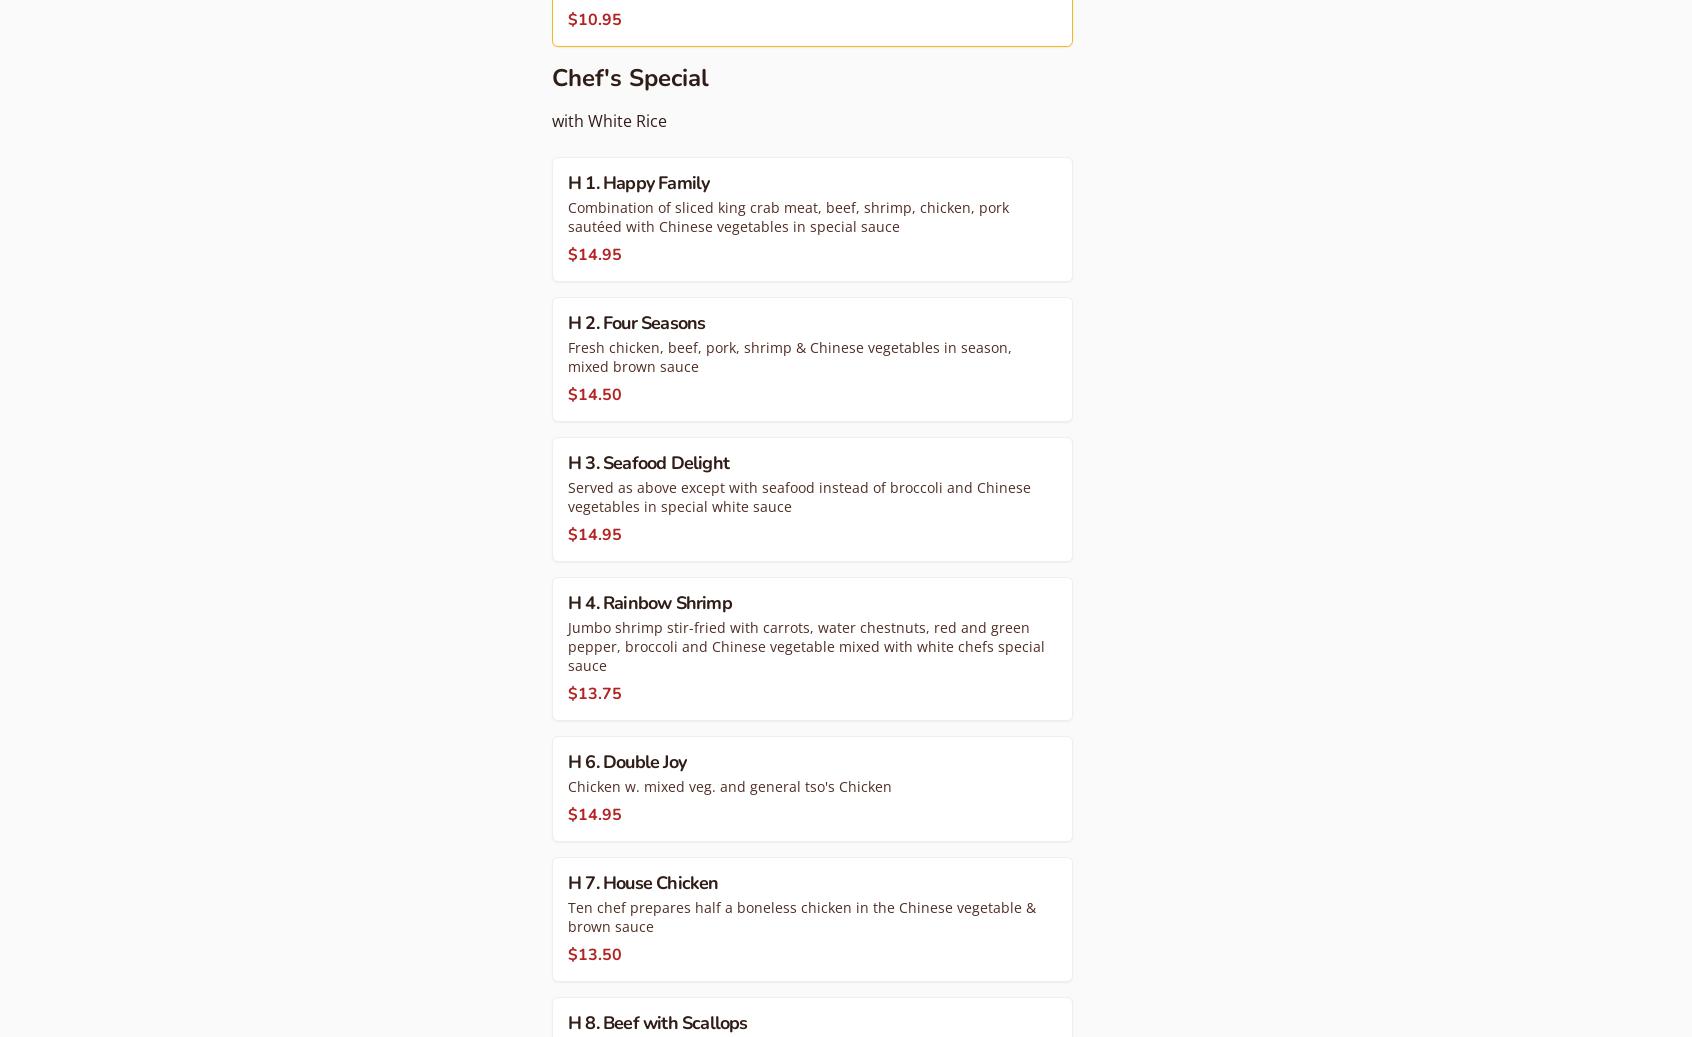 The height and width of the screenshot is (1037, 1692). I want to click on 'H 6. Double Joy', so click(626, 760).